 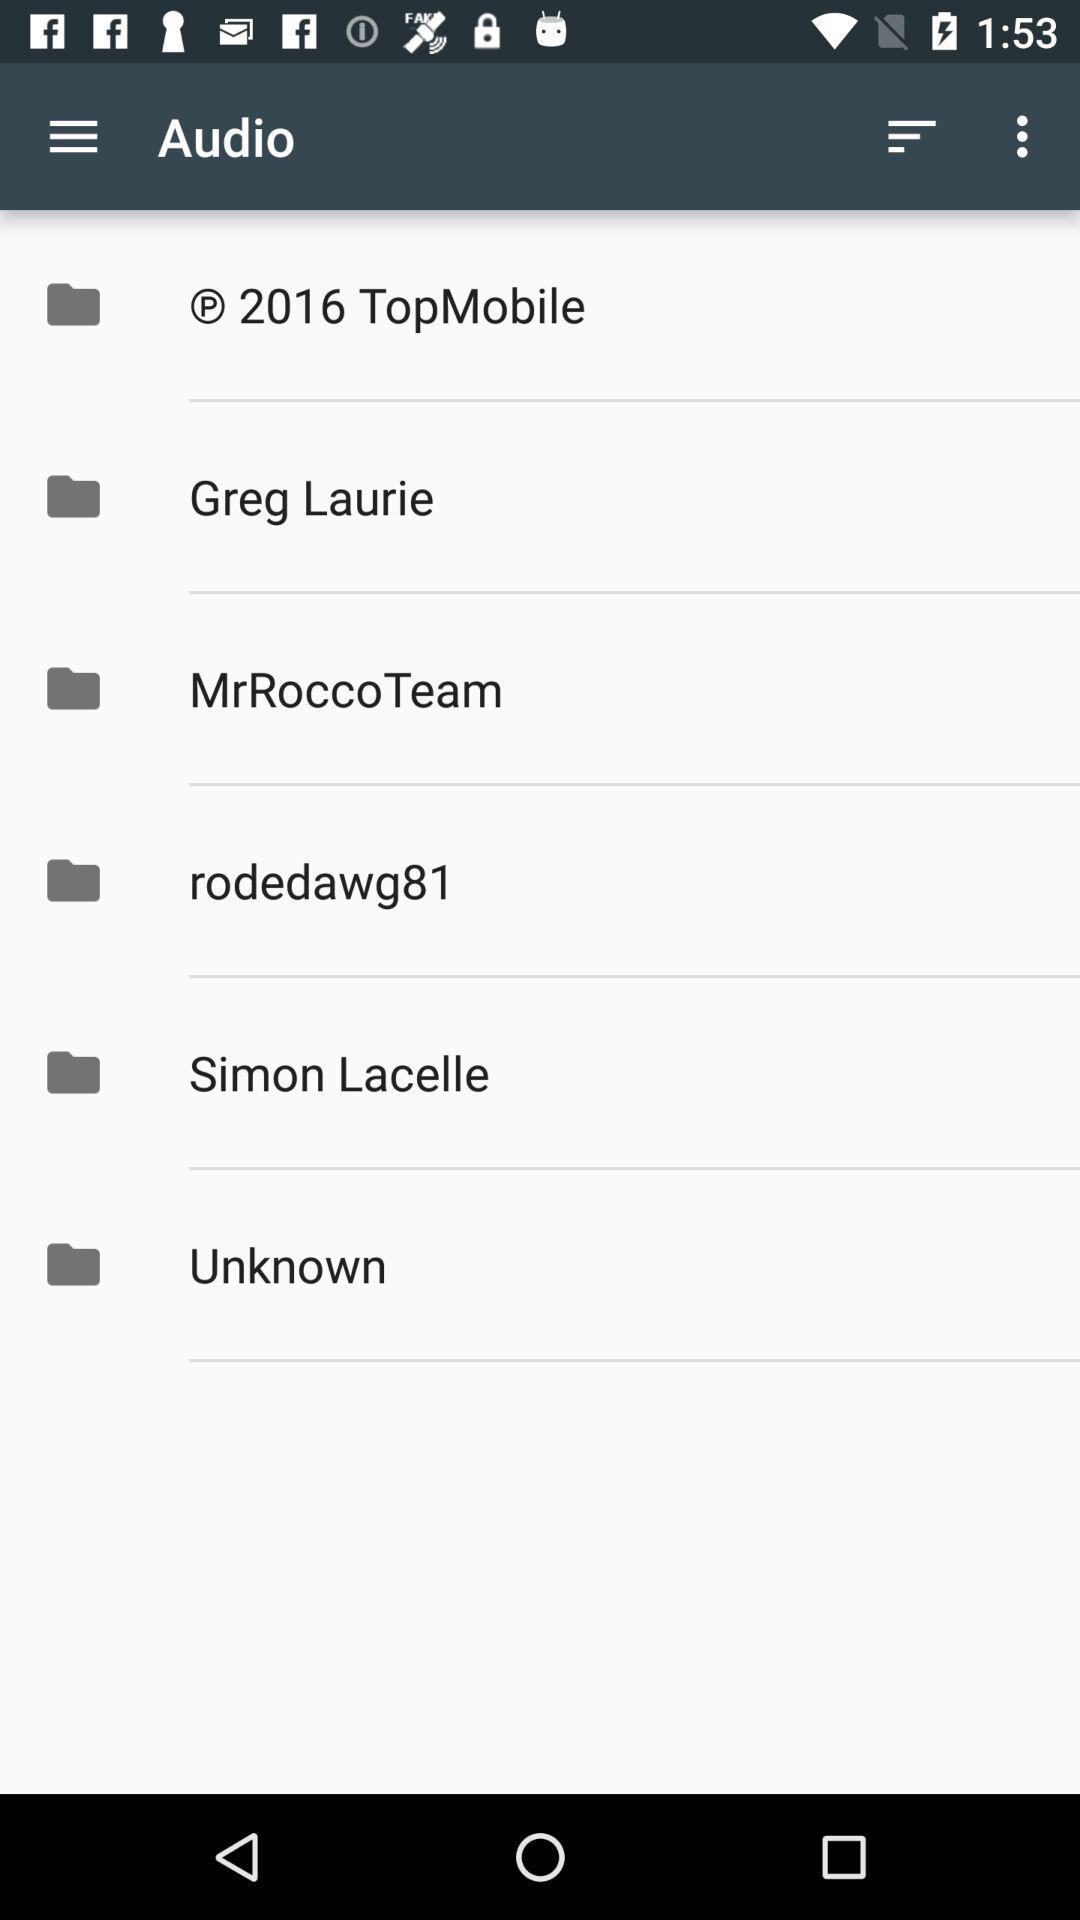 I want to click on rodedawg81 item, so click(x=612, y=880).